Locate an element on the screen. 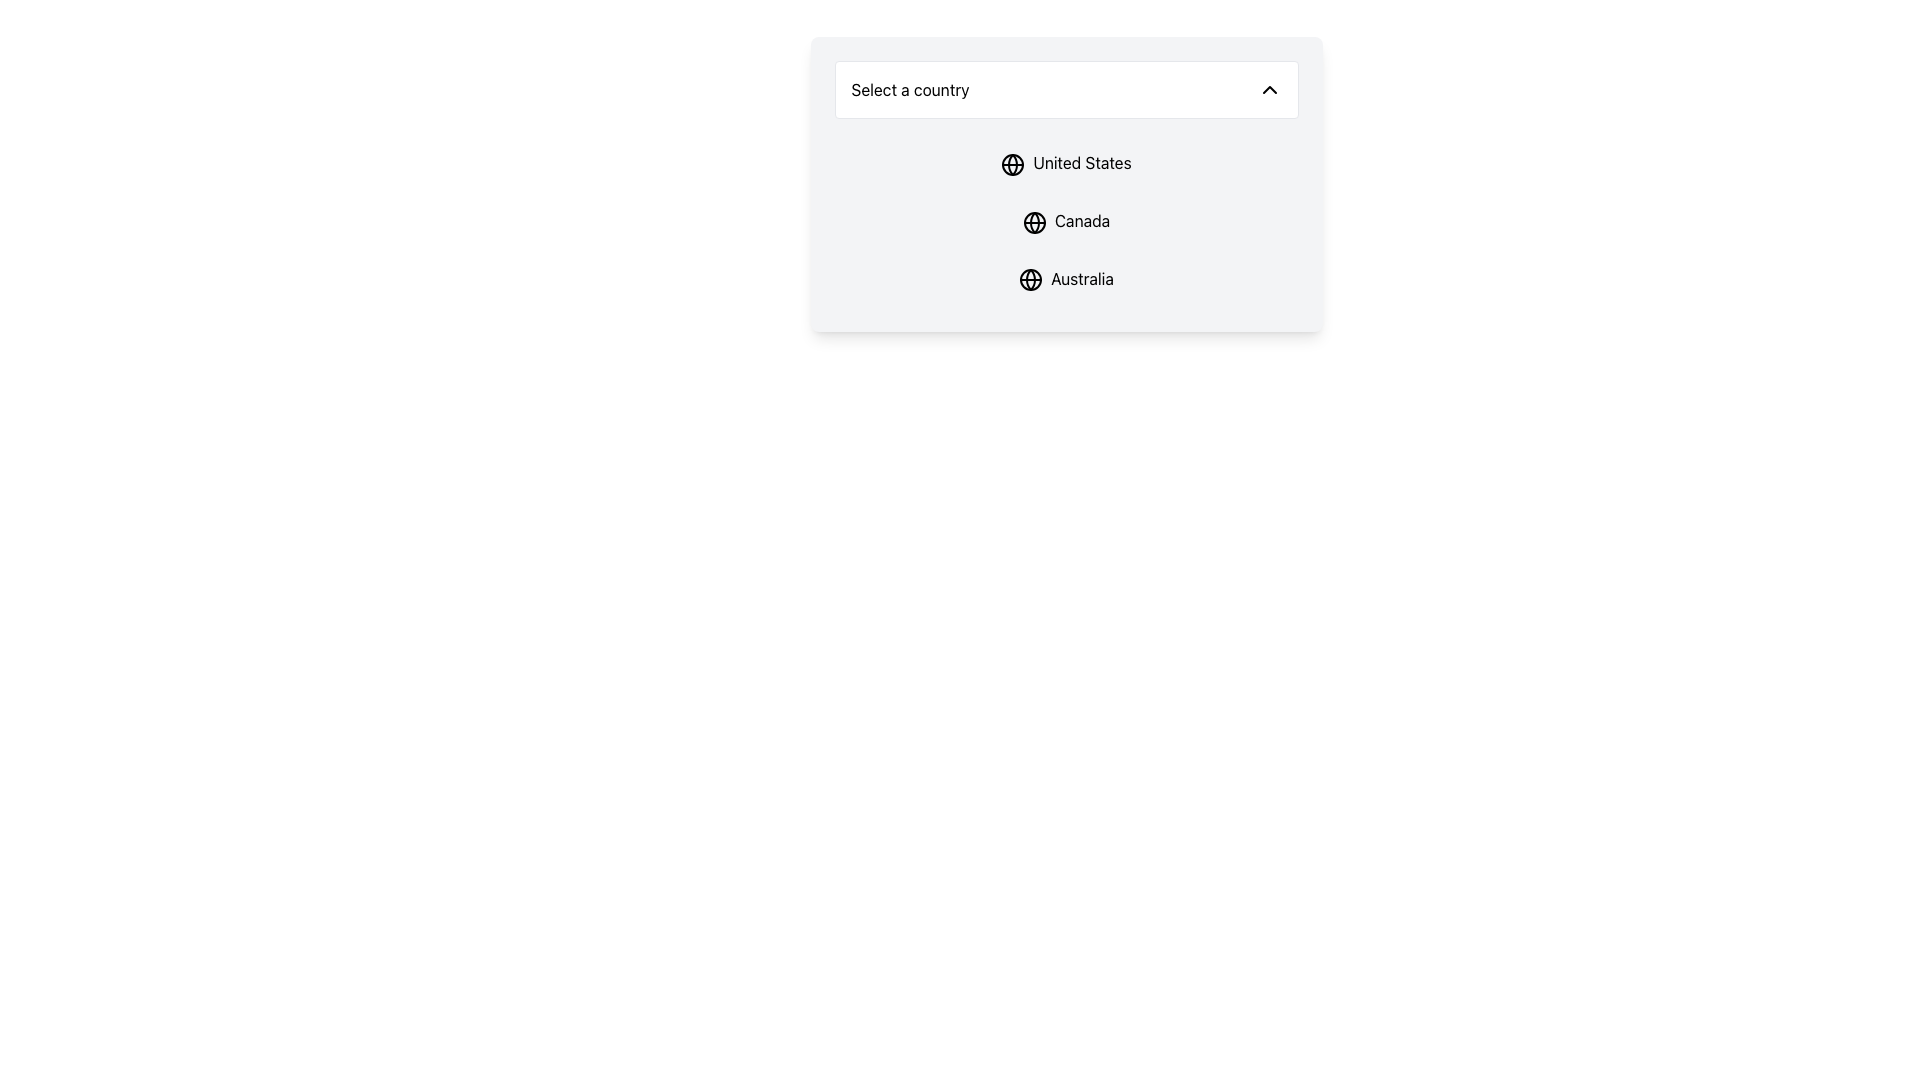 This screenshot has height=1080, width=1920. to select the 'Canada' option in the dropdown menu, which is the second item in the list of country options is located at coordinates (1065, 221).